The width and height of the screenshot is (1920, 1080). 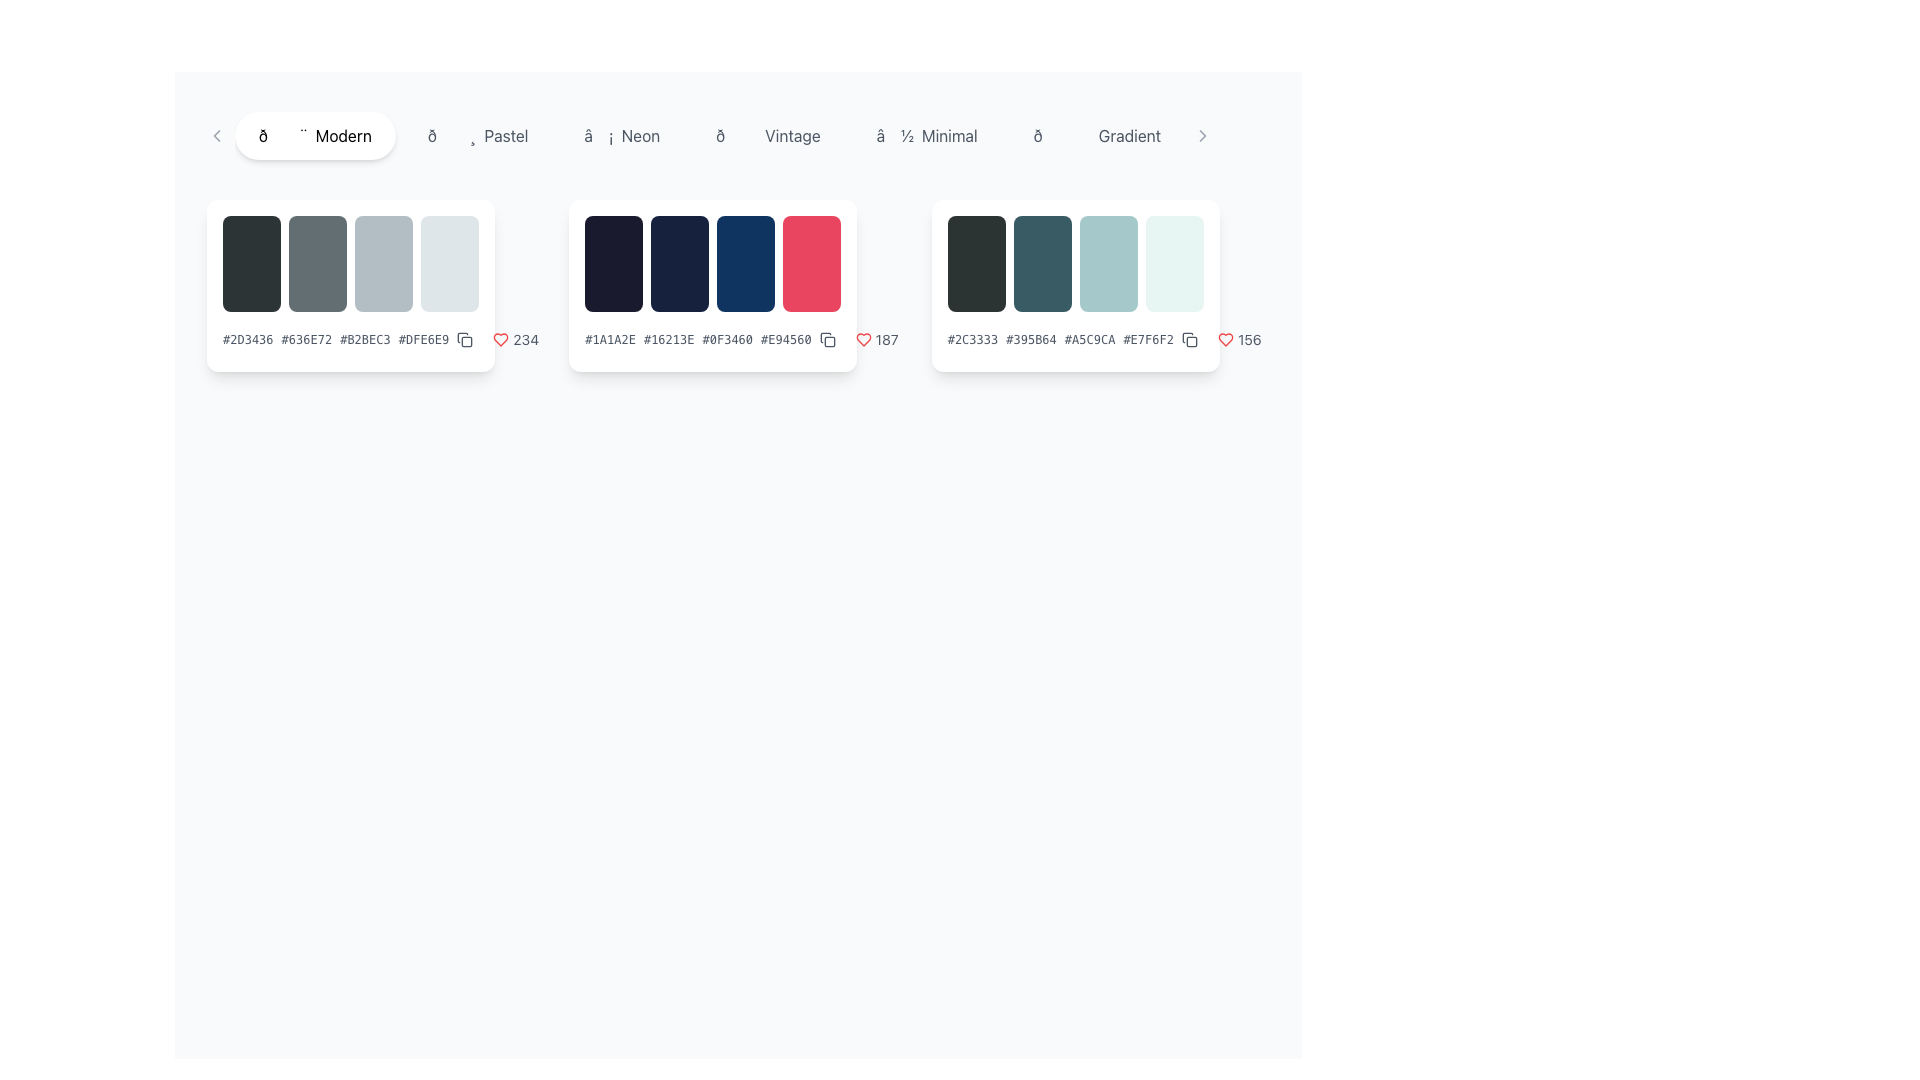 I want to click on the gray text label displaying a sequence of color codes, positioned in the lower portion of the third card in the interface, below the row of color blocks, so click(x=1074, y=338).